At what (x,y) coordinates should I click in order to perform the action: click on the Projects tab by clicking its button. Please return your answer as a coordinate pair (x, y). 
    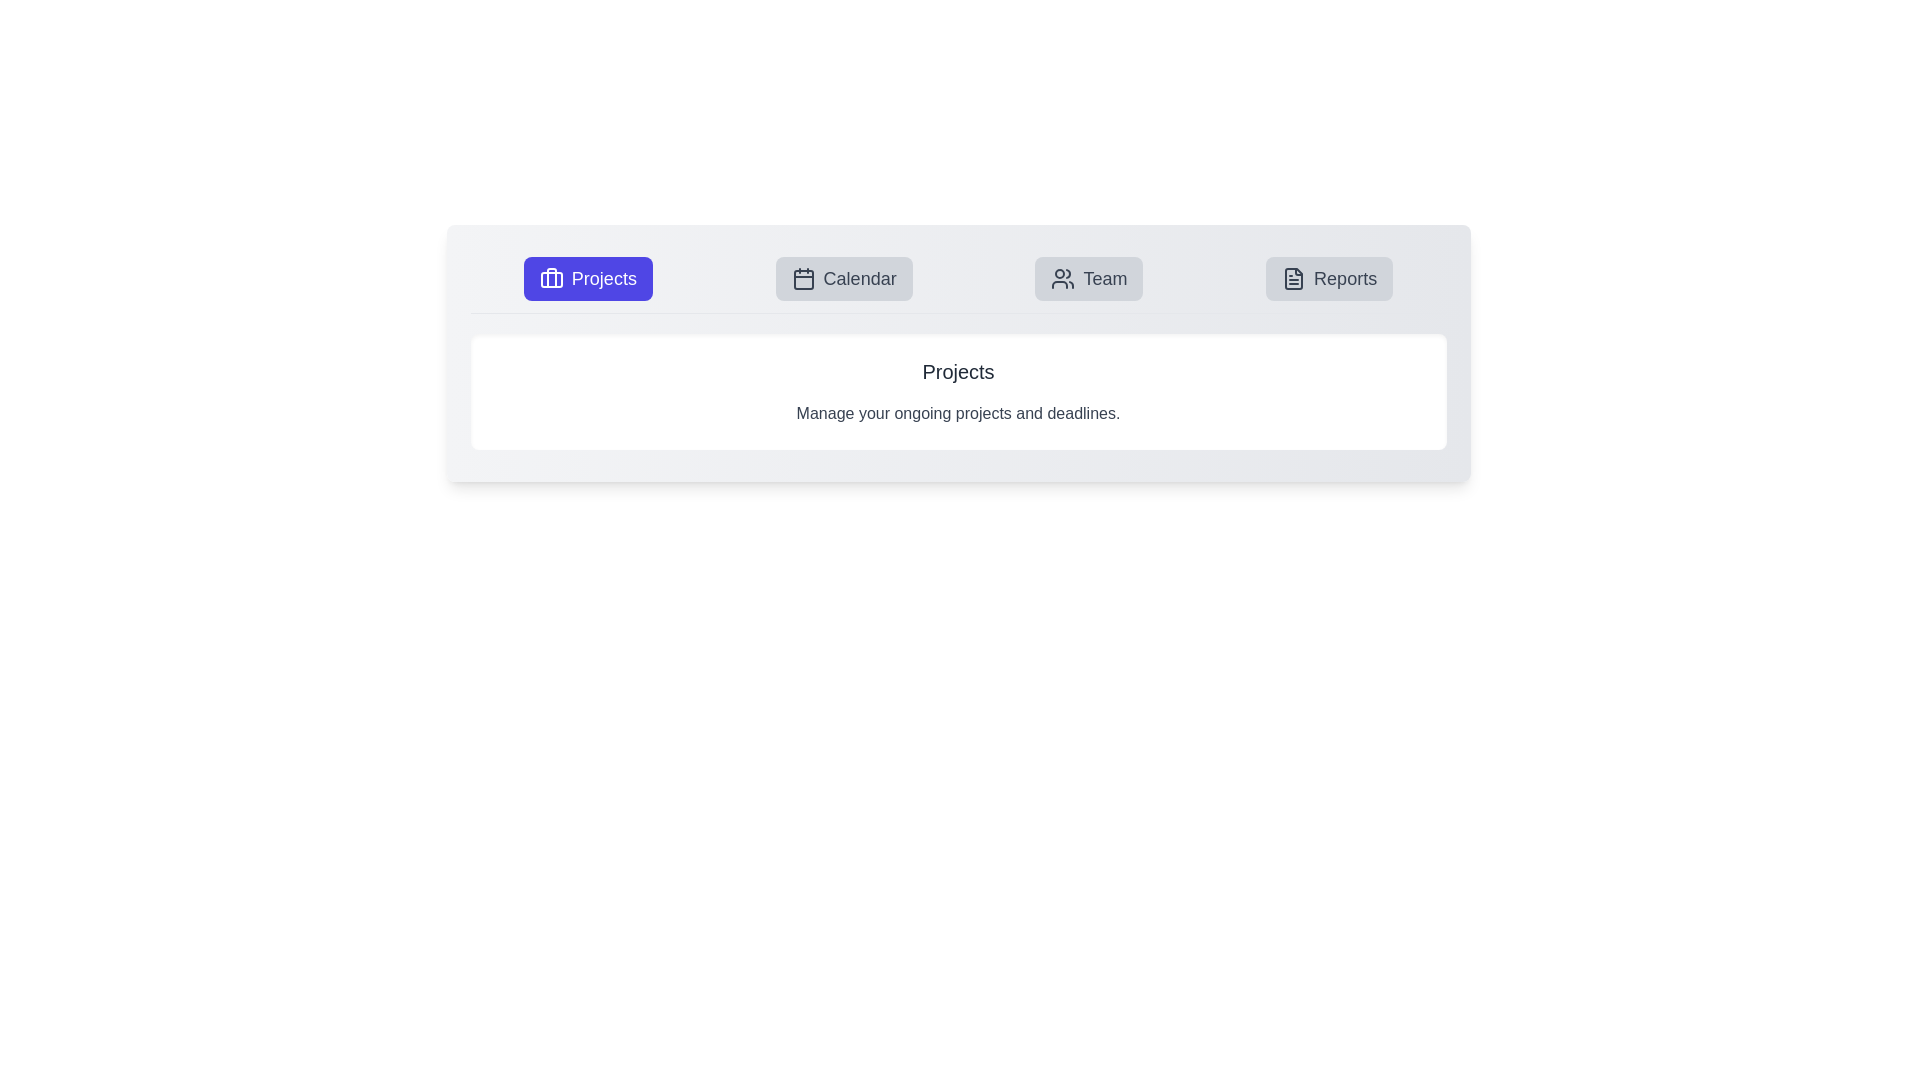
    Looking at the image, I should click on (587, 278).